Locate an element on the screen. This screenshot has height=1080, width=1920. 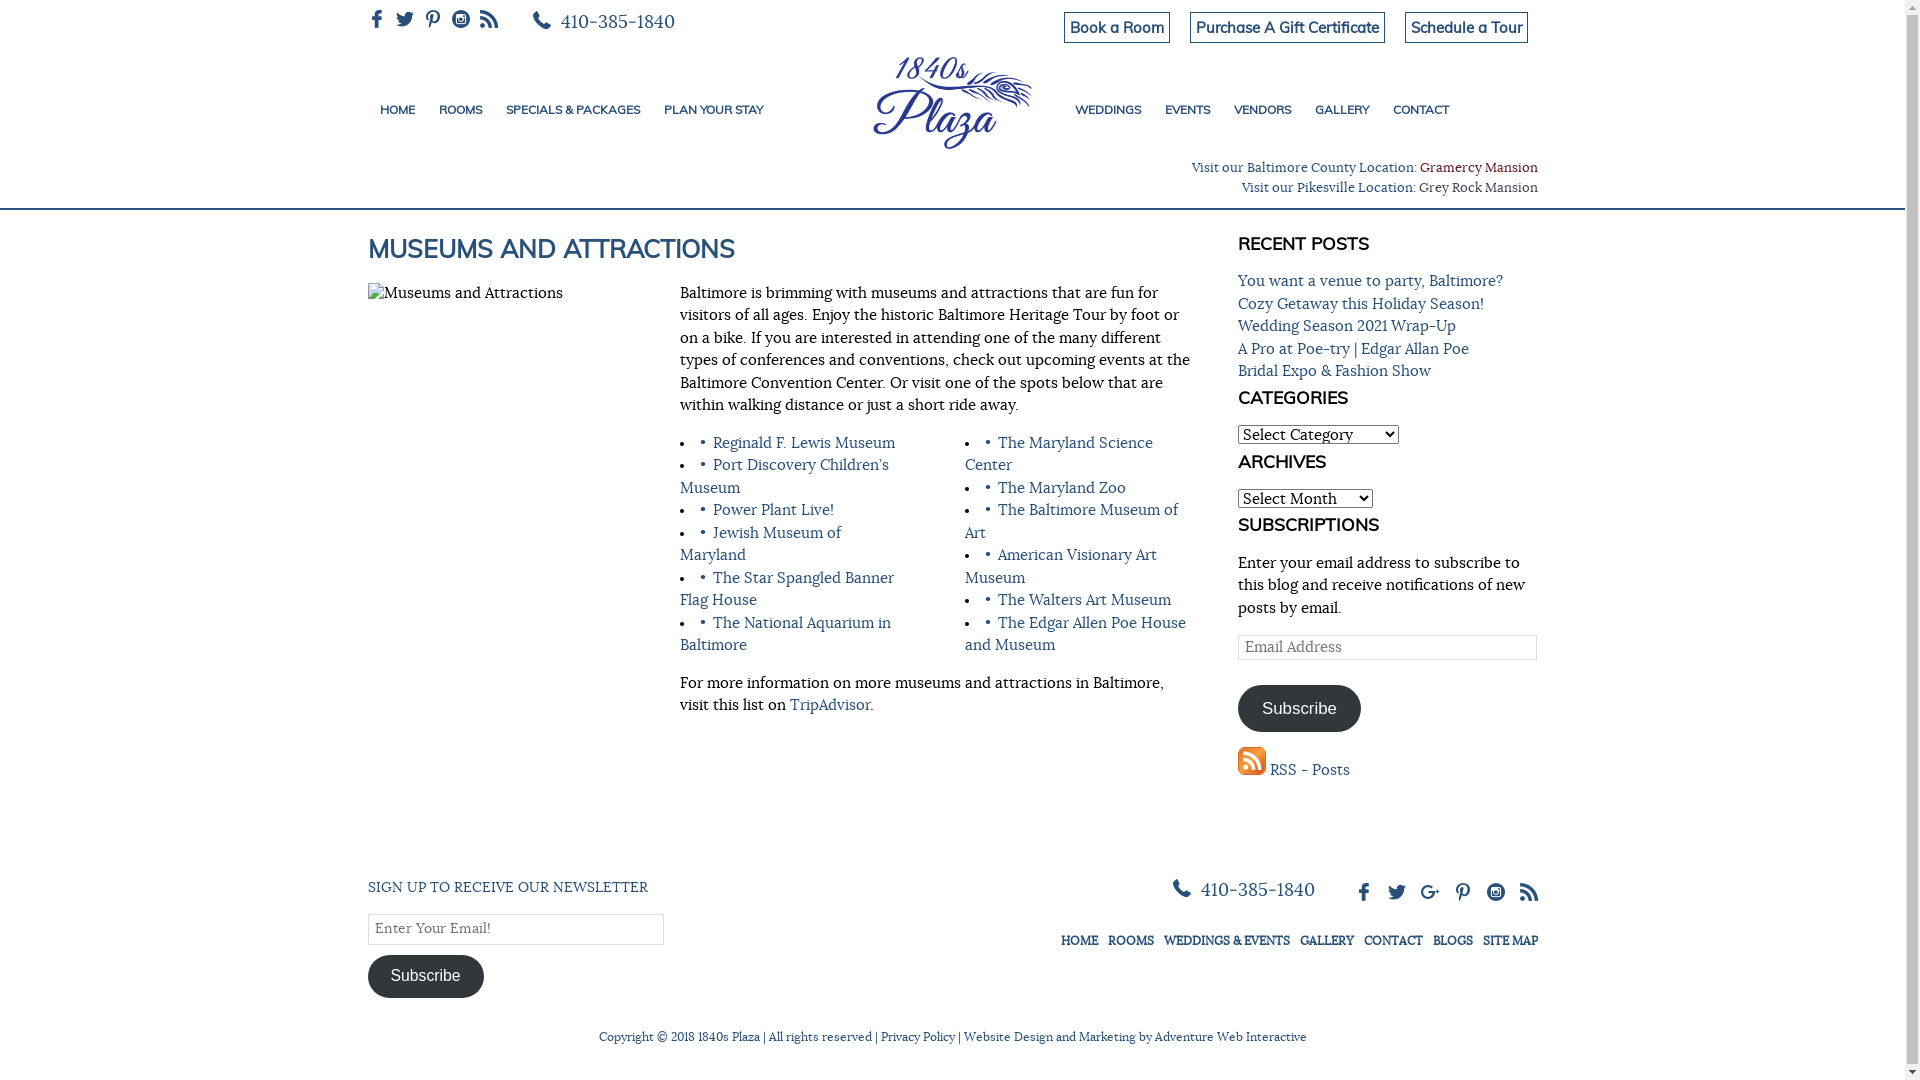
'Wedding Season 2021 Wrap-Up' is located at coordinates (1347, 325).